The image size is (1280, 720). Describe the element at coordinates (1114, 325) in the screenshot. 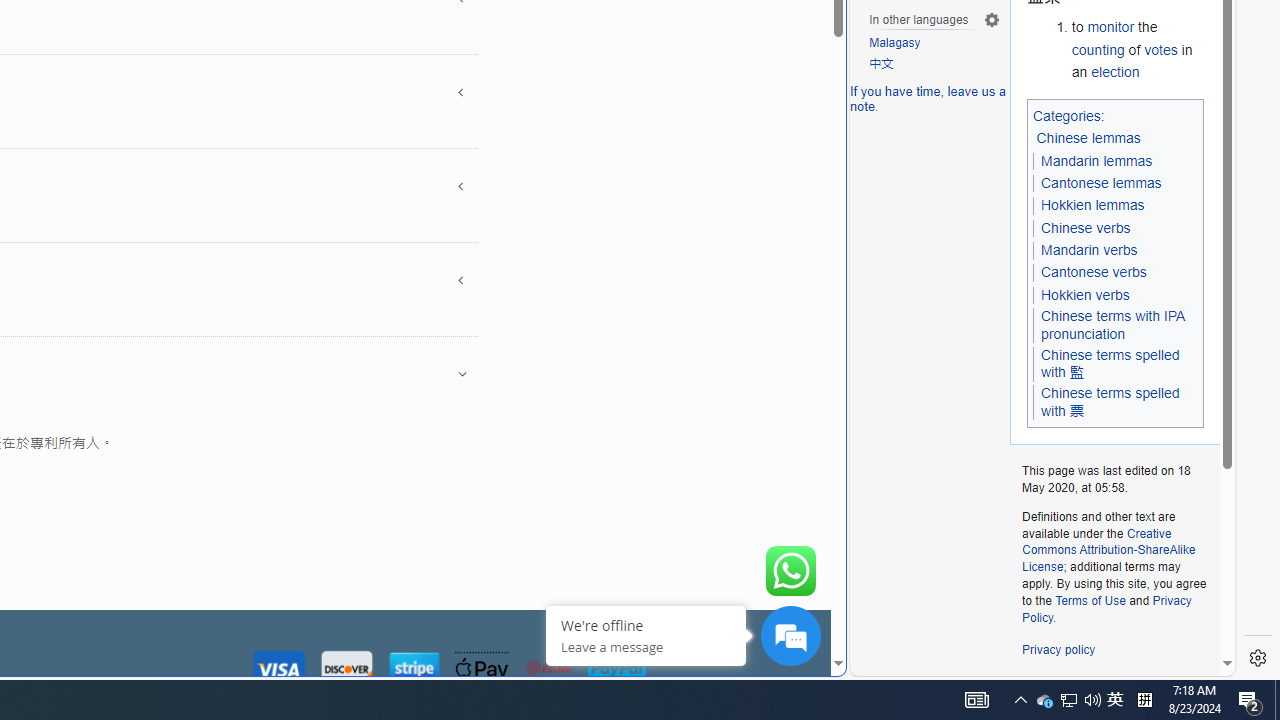

I see `'Chinese terms with IPA pronunciation'` at that location.